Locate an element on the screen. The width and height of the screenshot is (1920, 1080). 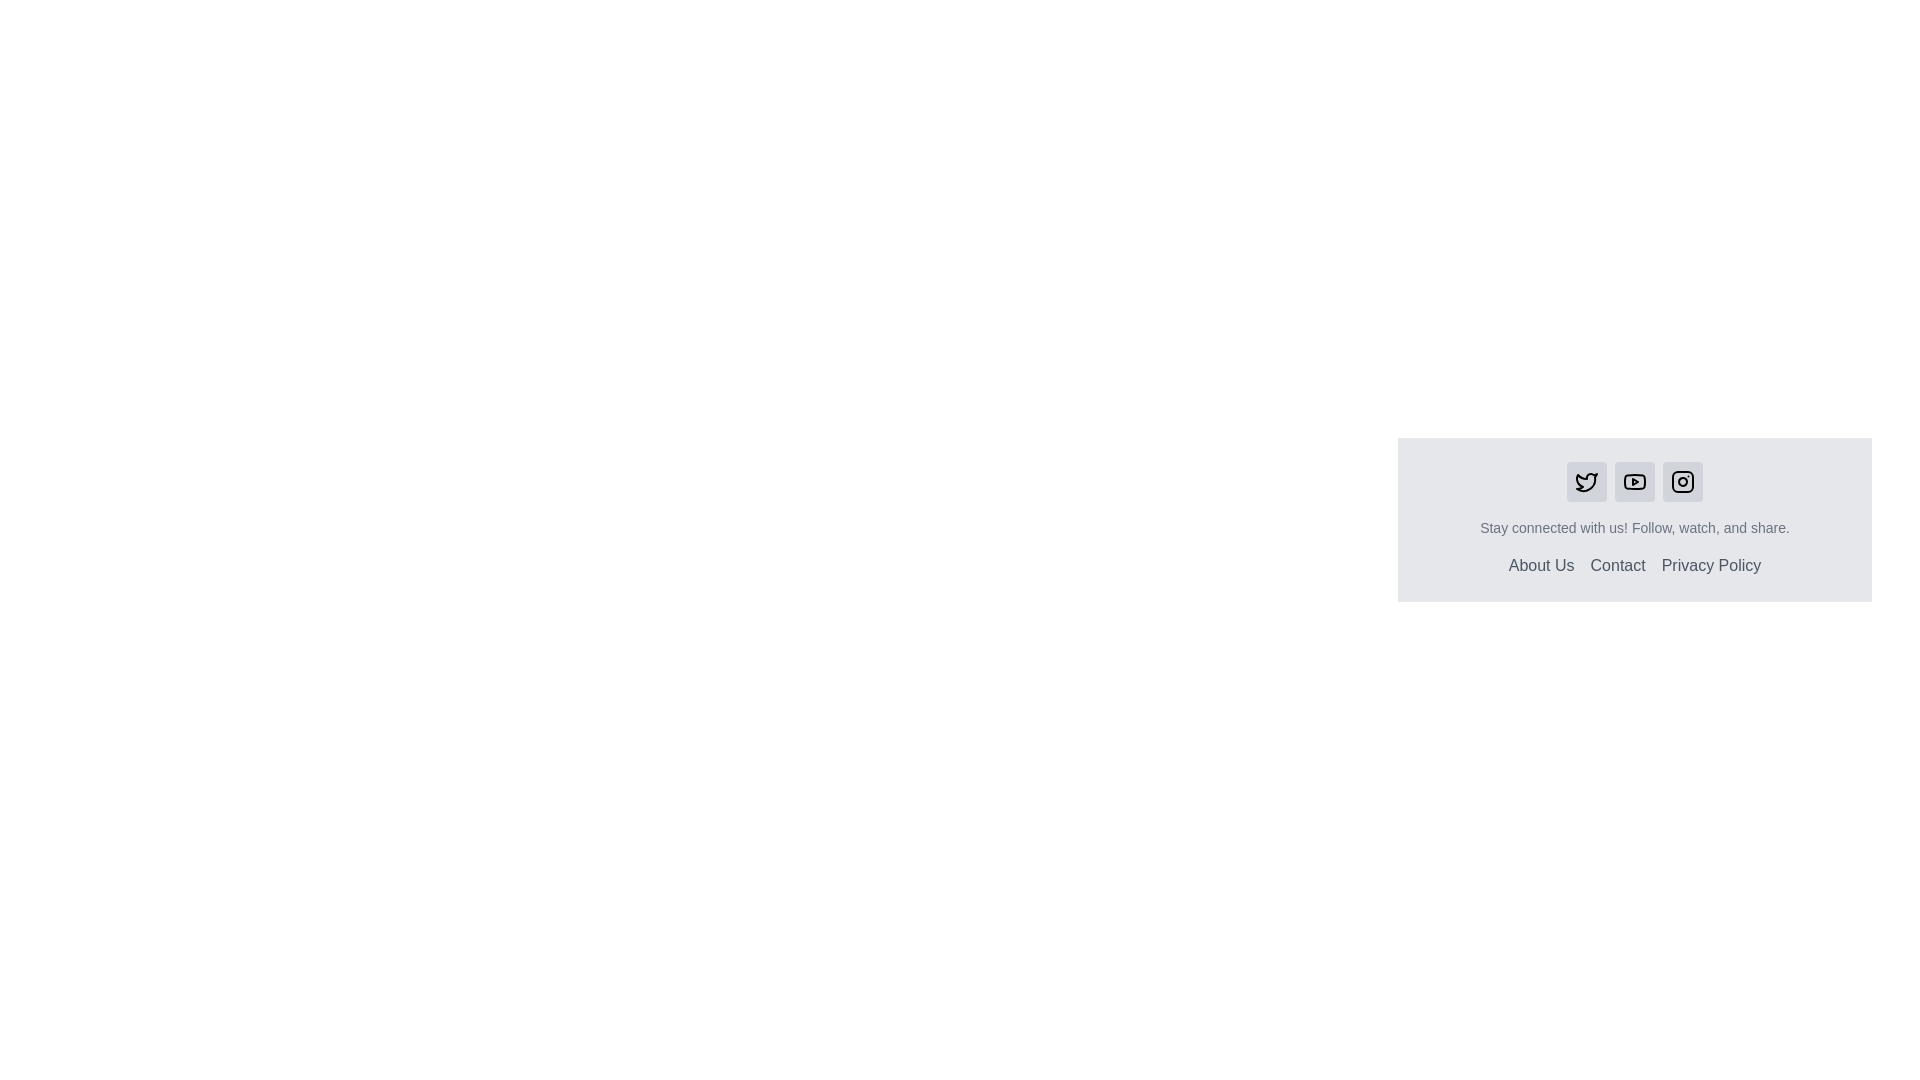
the hyperlink that directs to the 'Privacy Policy' page, located at the bottom-right corner of the layout is located at coordinates (1710, 565).